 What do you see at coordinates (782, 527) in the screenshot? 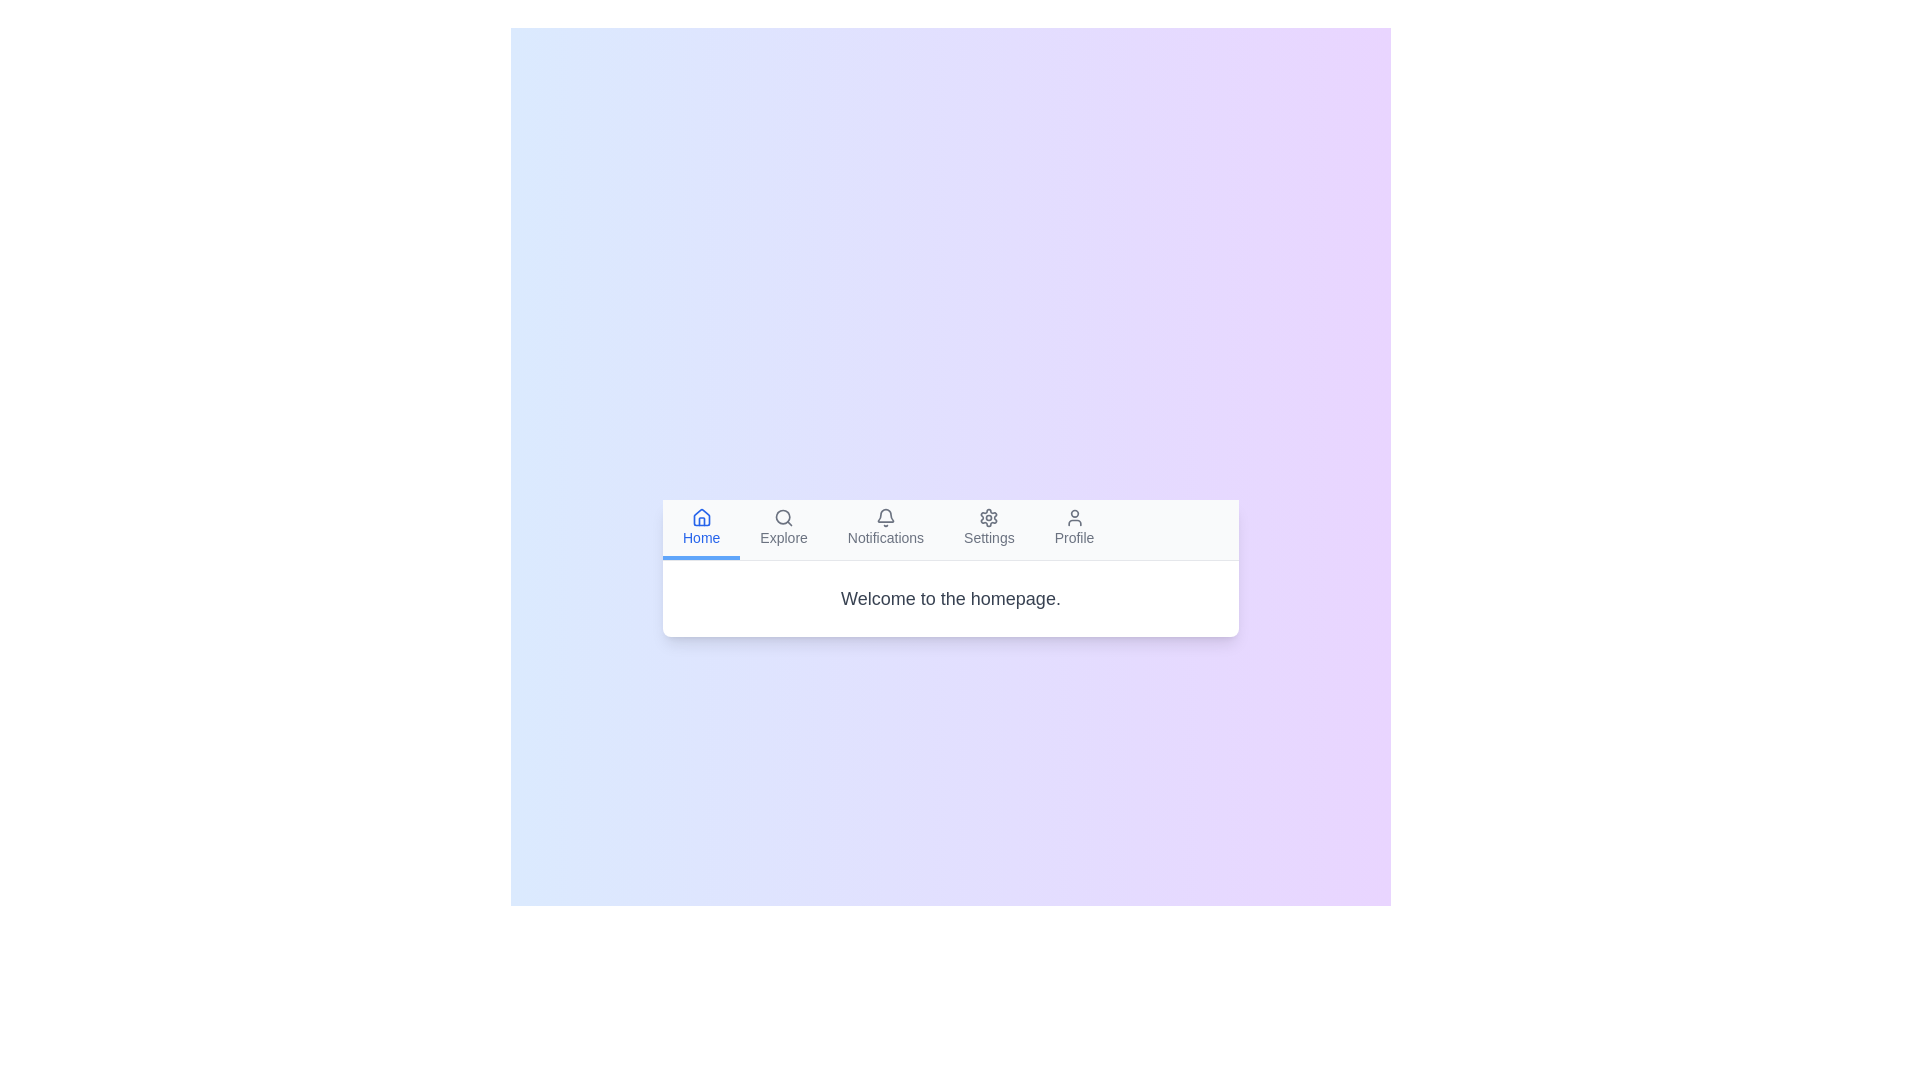
I see `the tab labeled Explore to inspect its content` at bounding box center [782, 527].